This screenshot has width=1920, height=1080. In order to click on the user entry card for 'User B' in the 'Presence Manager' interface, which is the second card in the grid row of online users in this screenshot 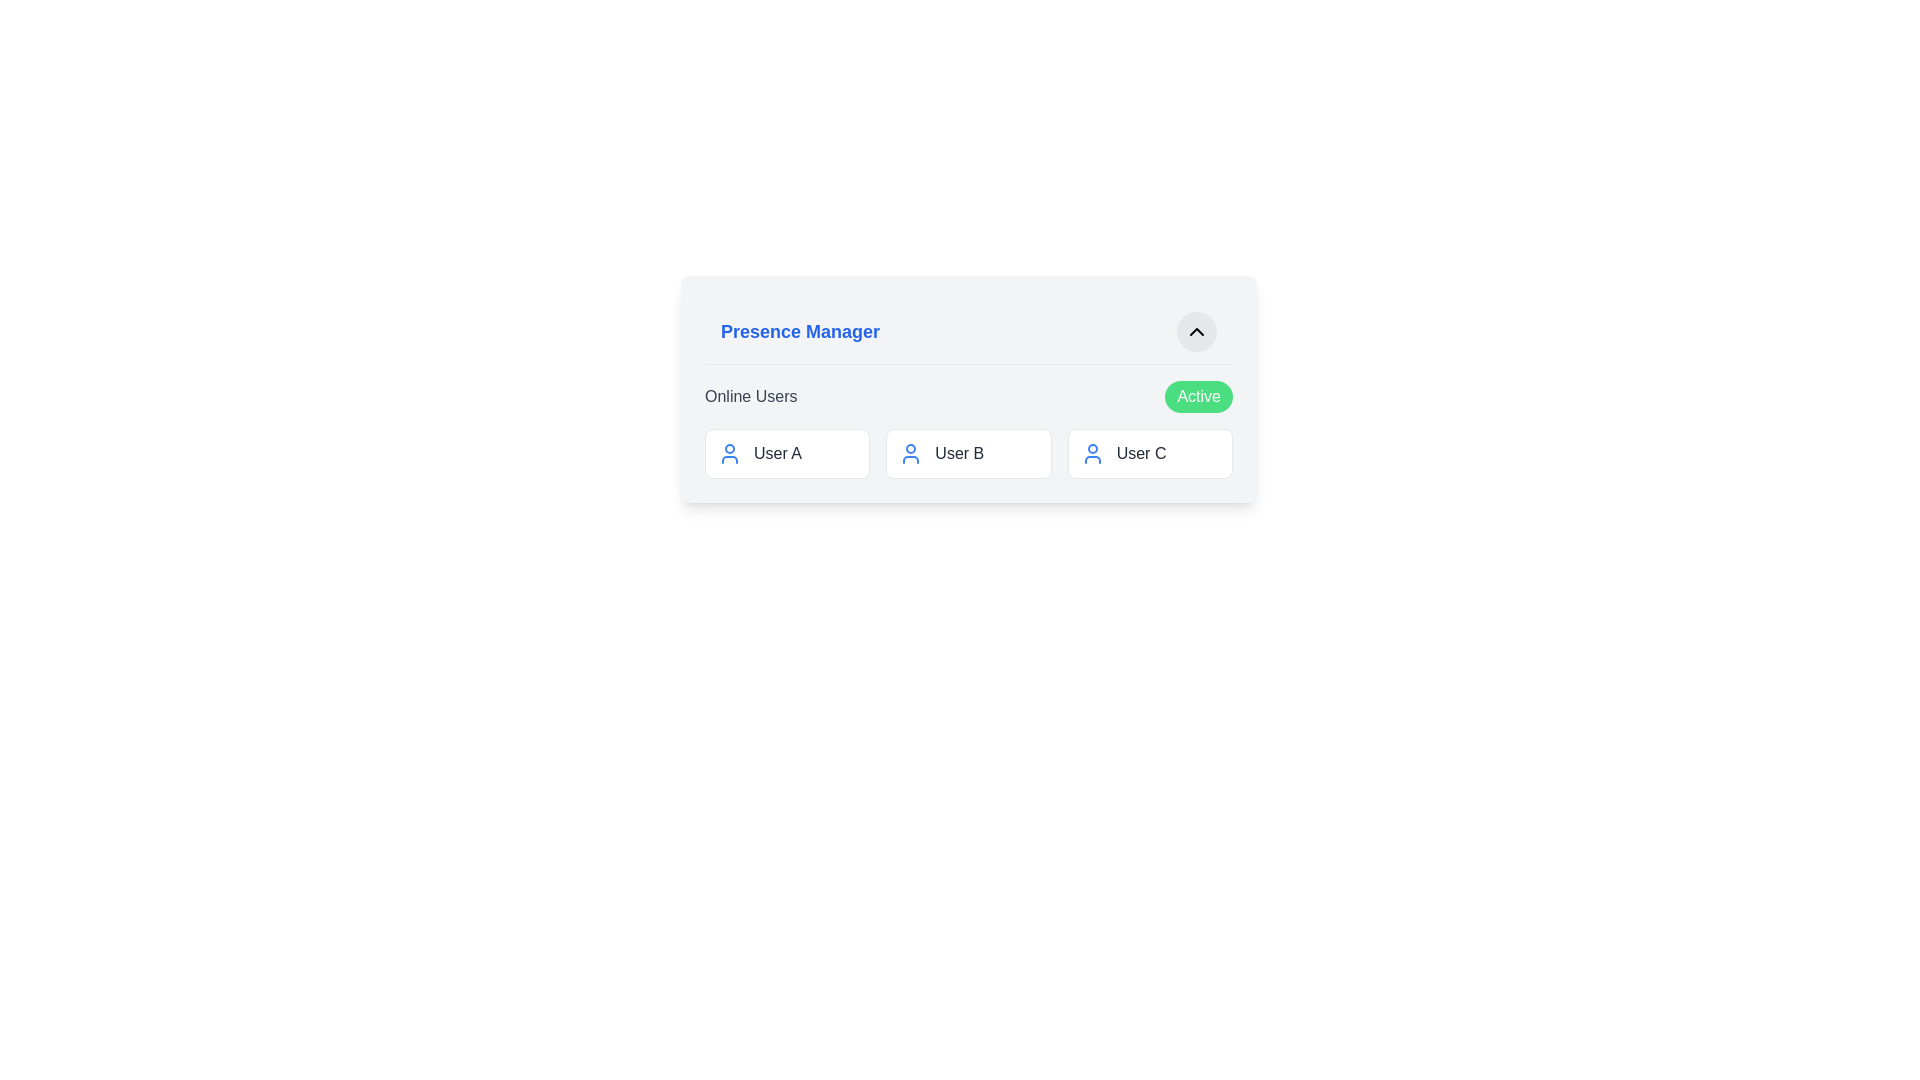, I will do `click(969, 454)`.